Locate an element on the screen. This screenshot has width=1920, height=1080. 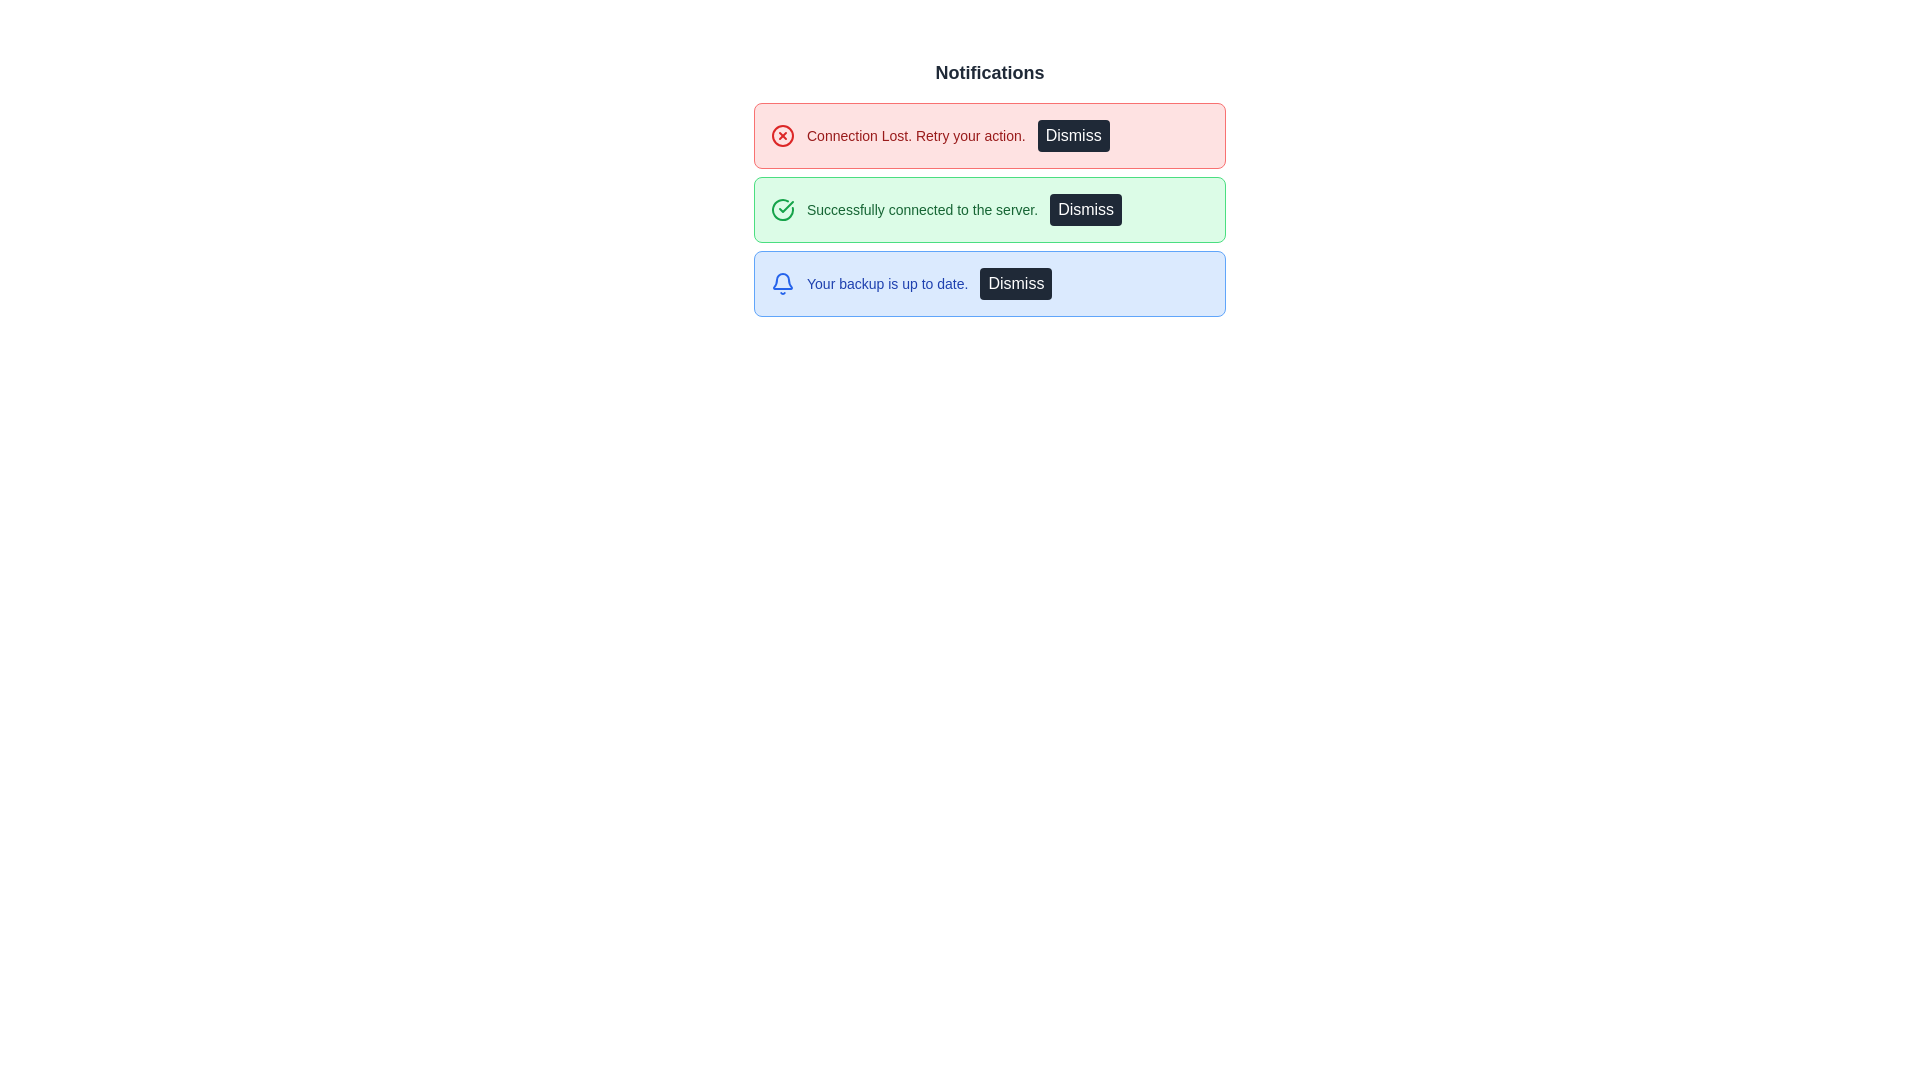
the status represented by the green circular icon with a checkmark located at the left side of the 'Successfully connected to the server' notification bar is located at coordinates (781, 209).